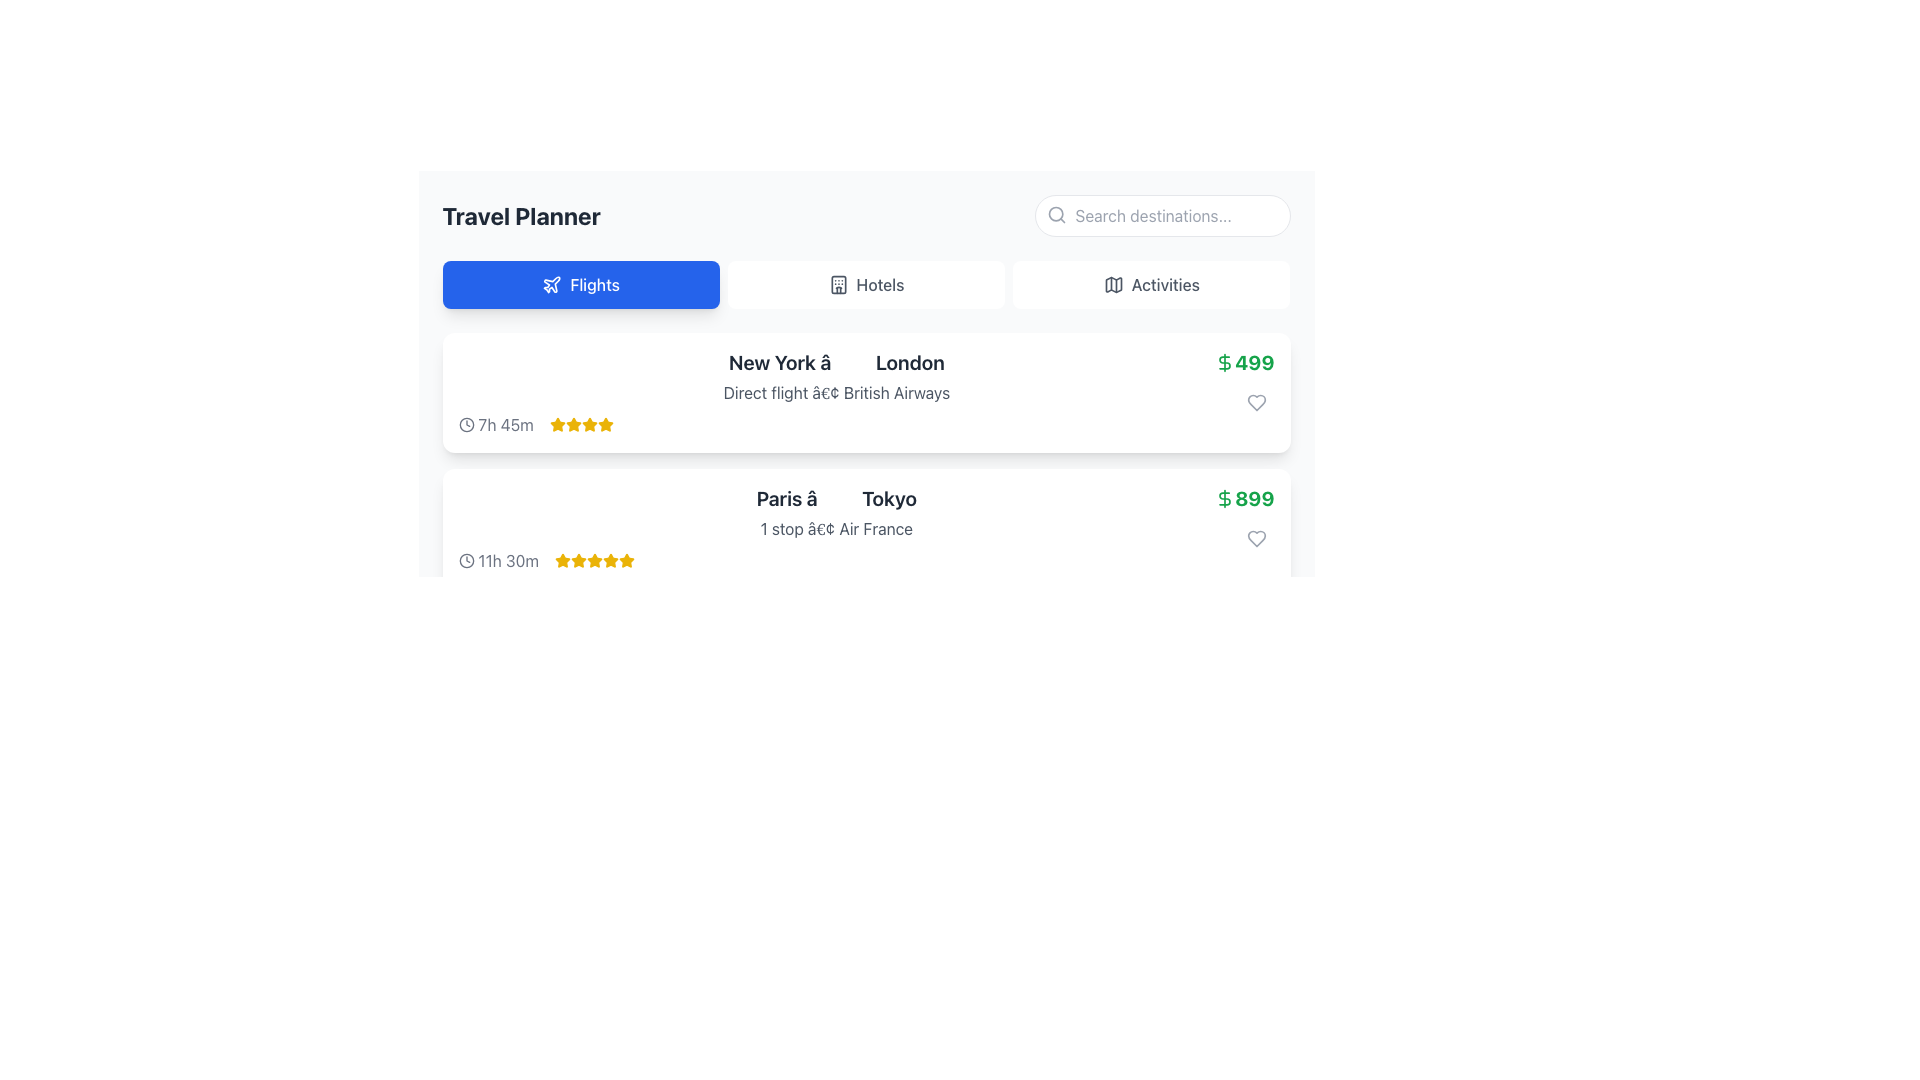  I want to click on the 'Activities' button, which is the third button in a row of three buttons, so click(1151, 285).